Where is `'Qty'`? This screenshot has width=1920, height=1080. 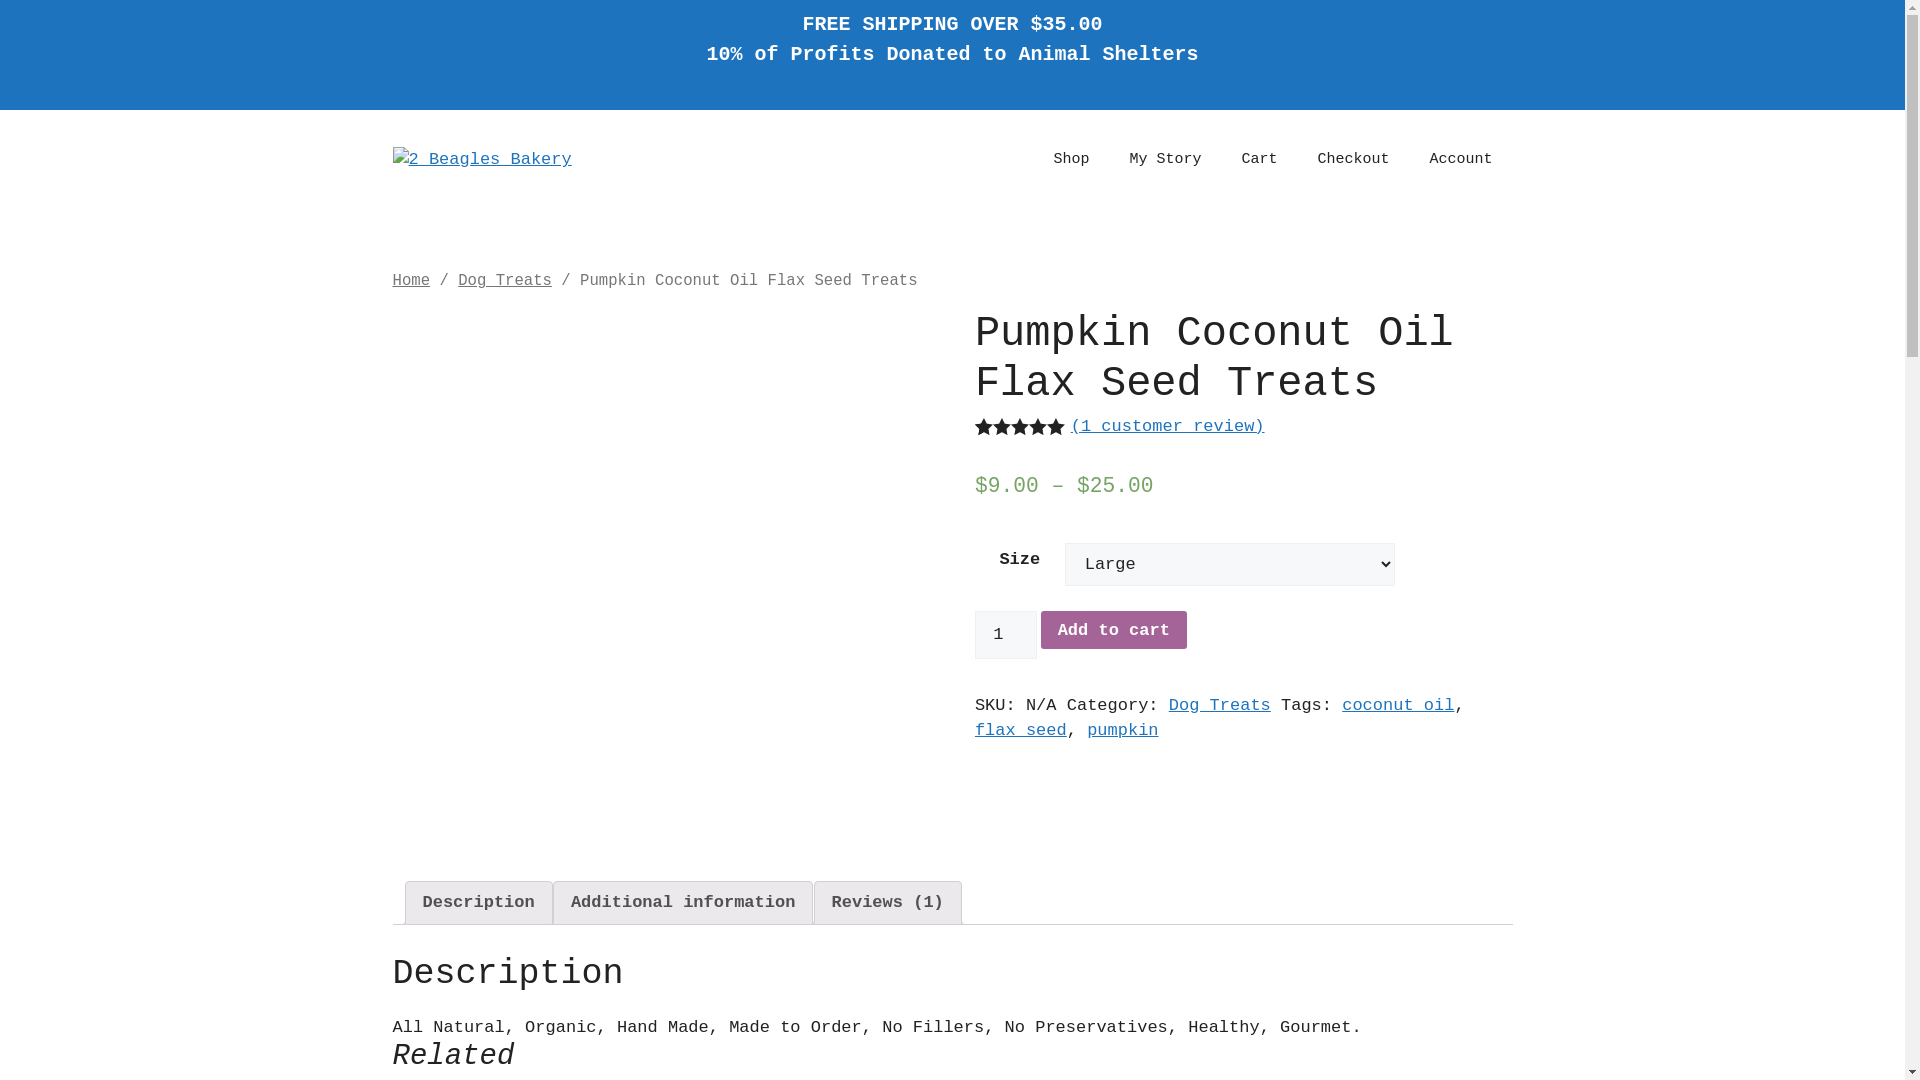 'Qty' is located at coordinates (1006, 635).